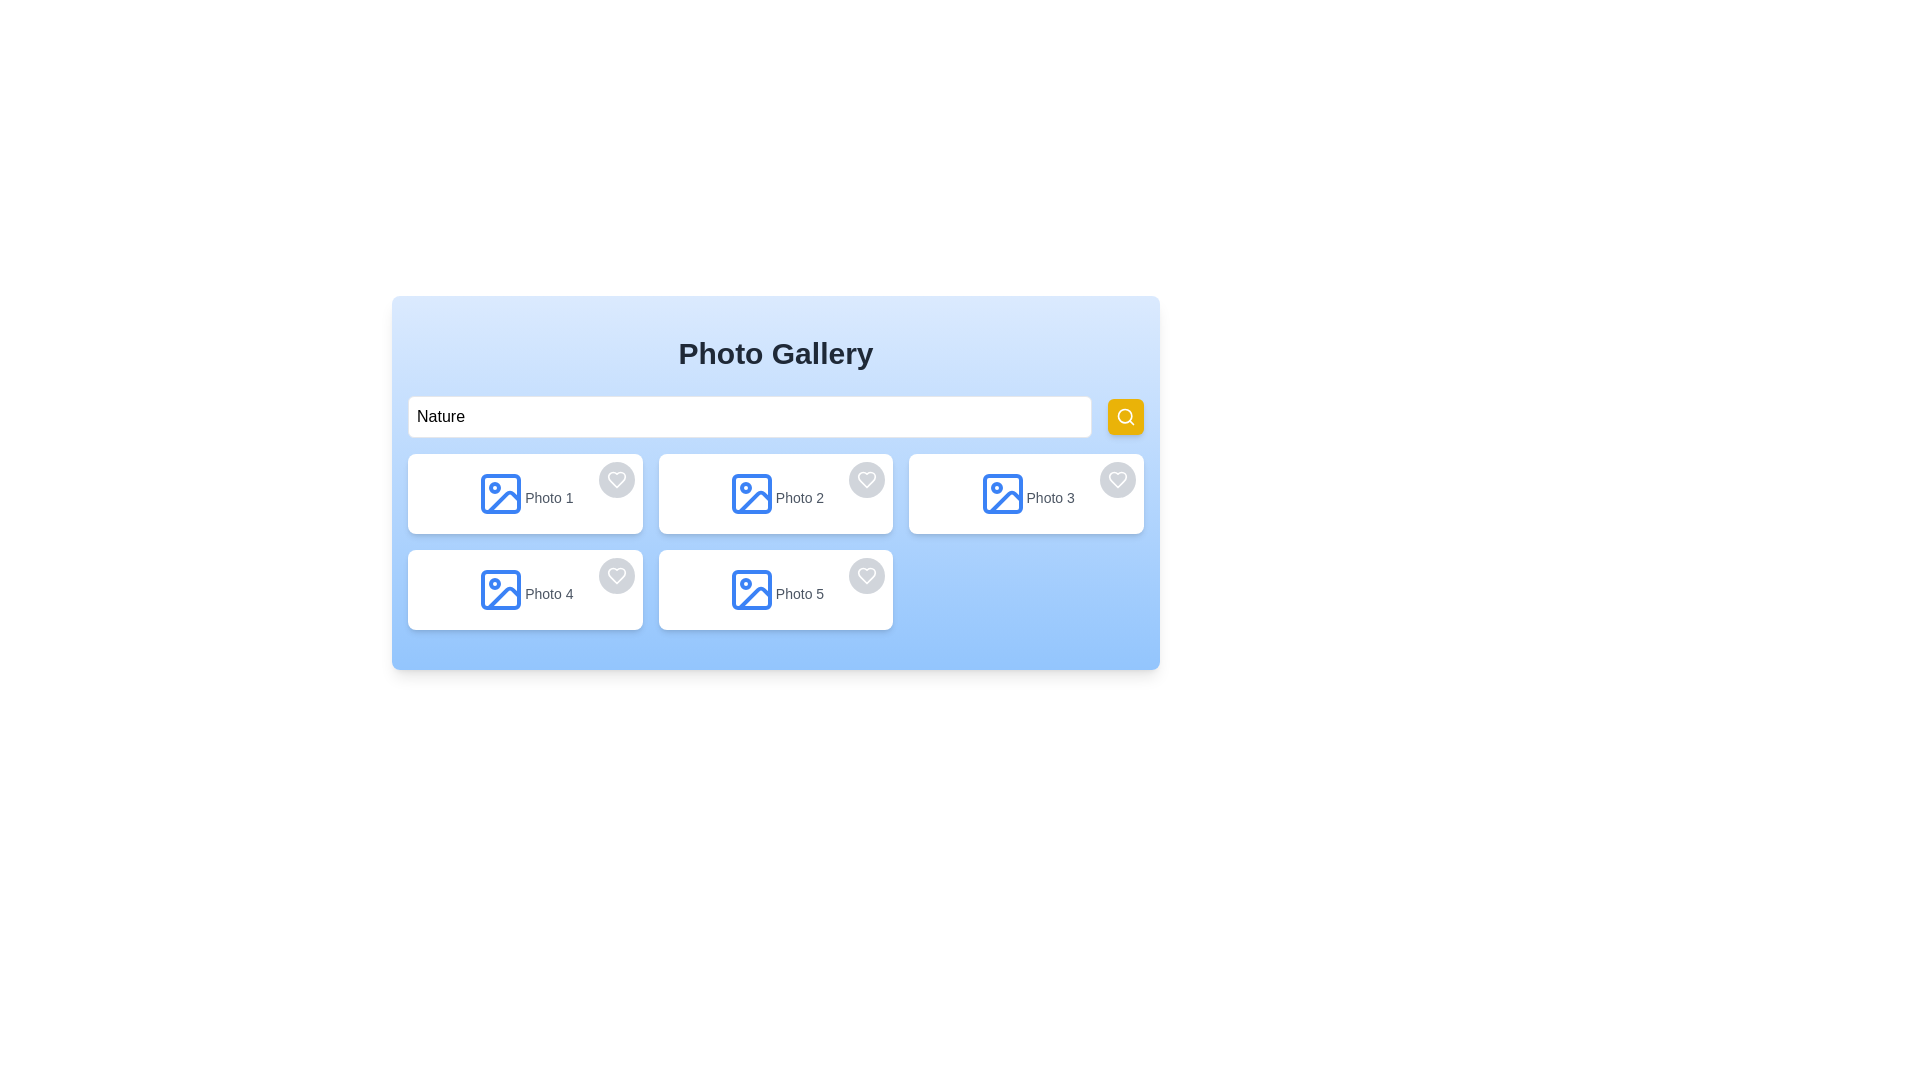 The height and width of the screenshot is (1080, 1920). Describe the element at coordinates (750, 589) in the screenshot. I see `the SVG rectangular component that visually represents a photograph or placeholder, located in the fifth item of the gallery grid, second row and third column` at that location.